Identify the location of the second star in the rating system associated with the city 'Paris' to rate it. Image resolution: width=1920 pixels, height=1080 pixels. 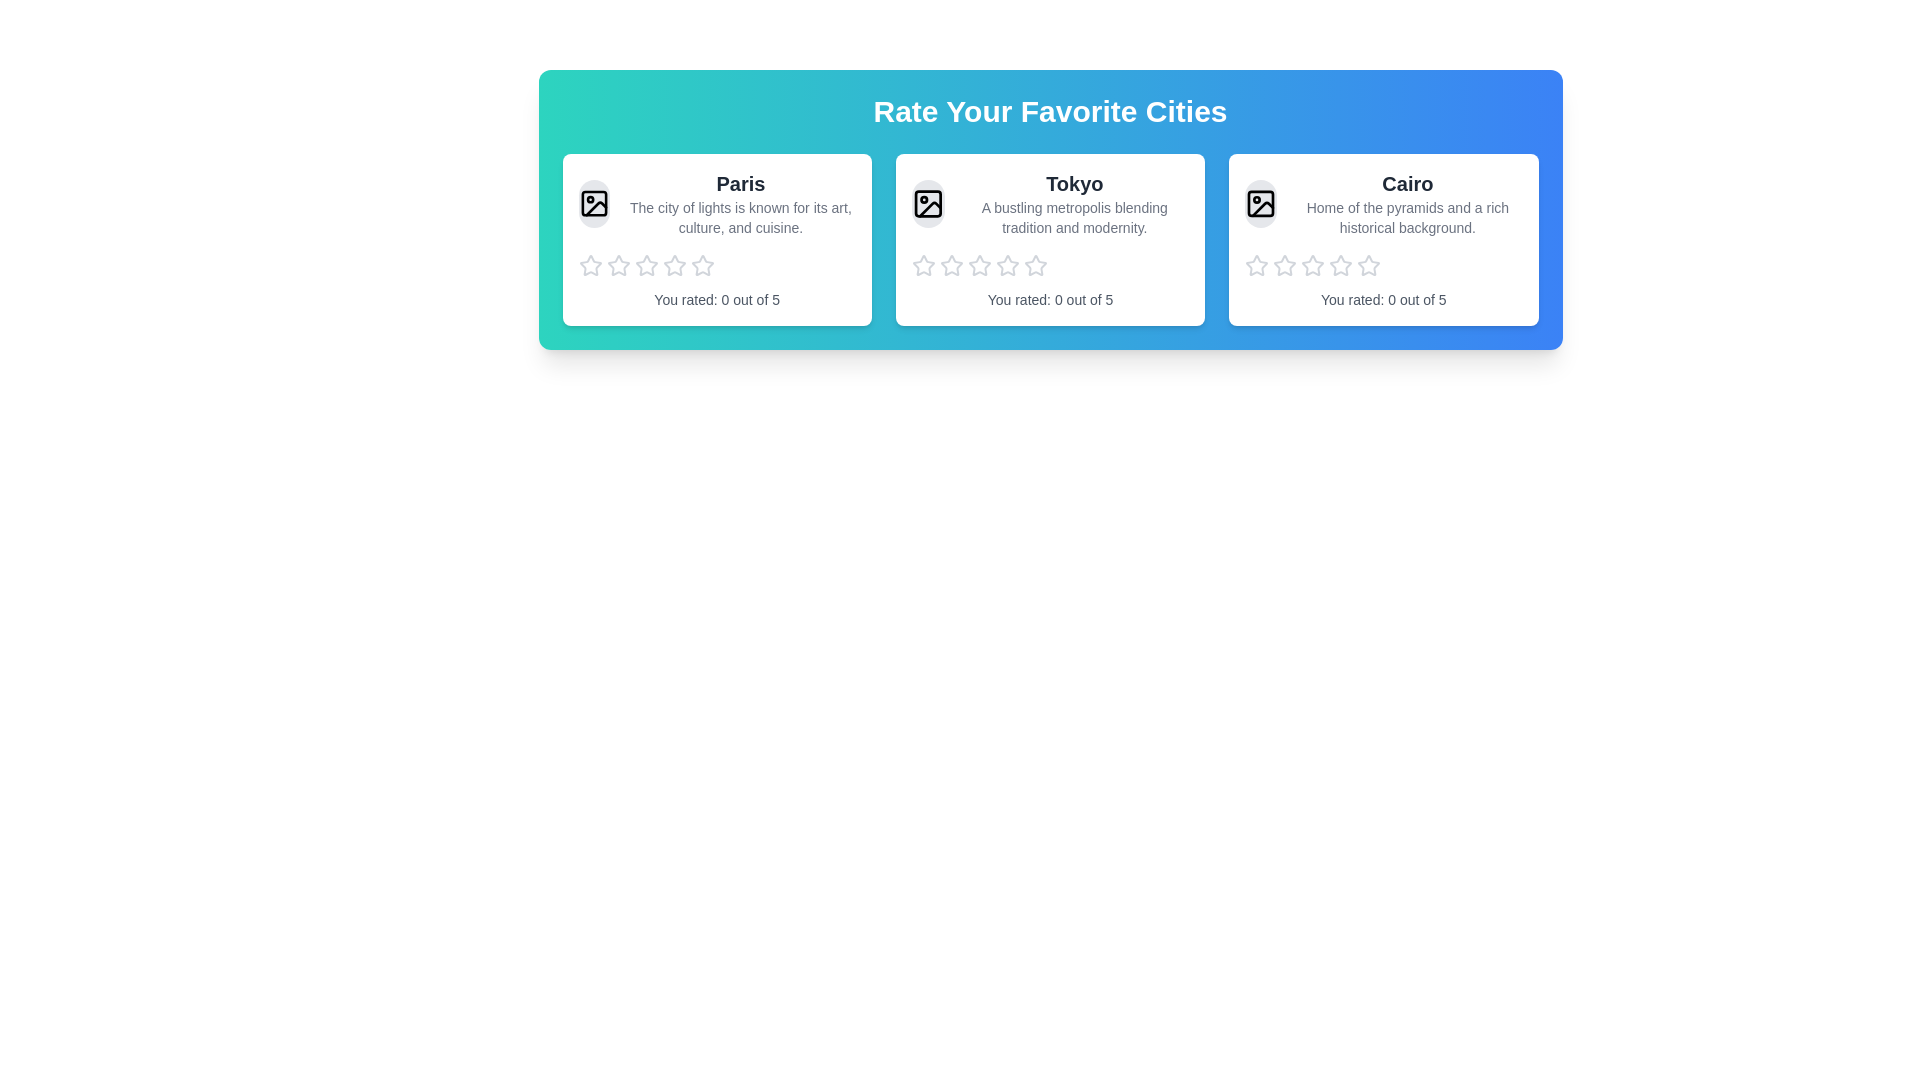
(617, 264).